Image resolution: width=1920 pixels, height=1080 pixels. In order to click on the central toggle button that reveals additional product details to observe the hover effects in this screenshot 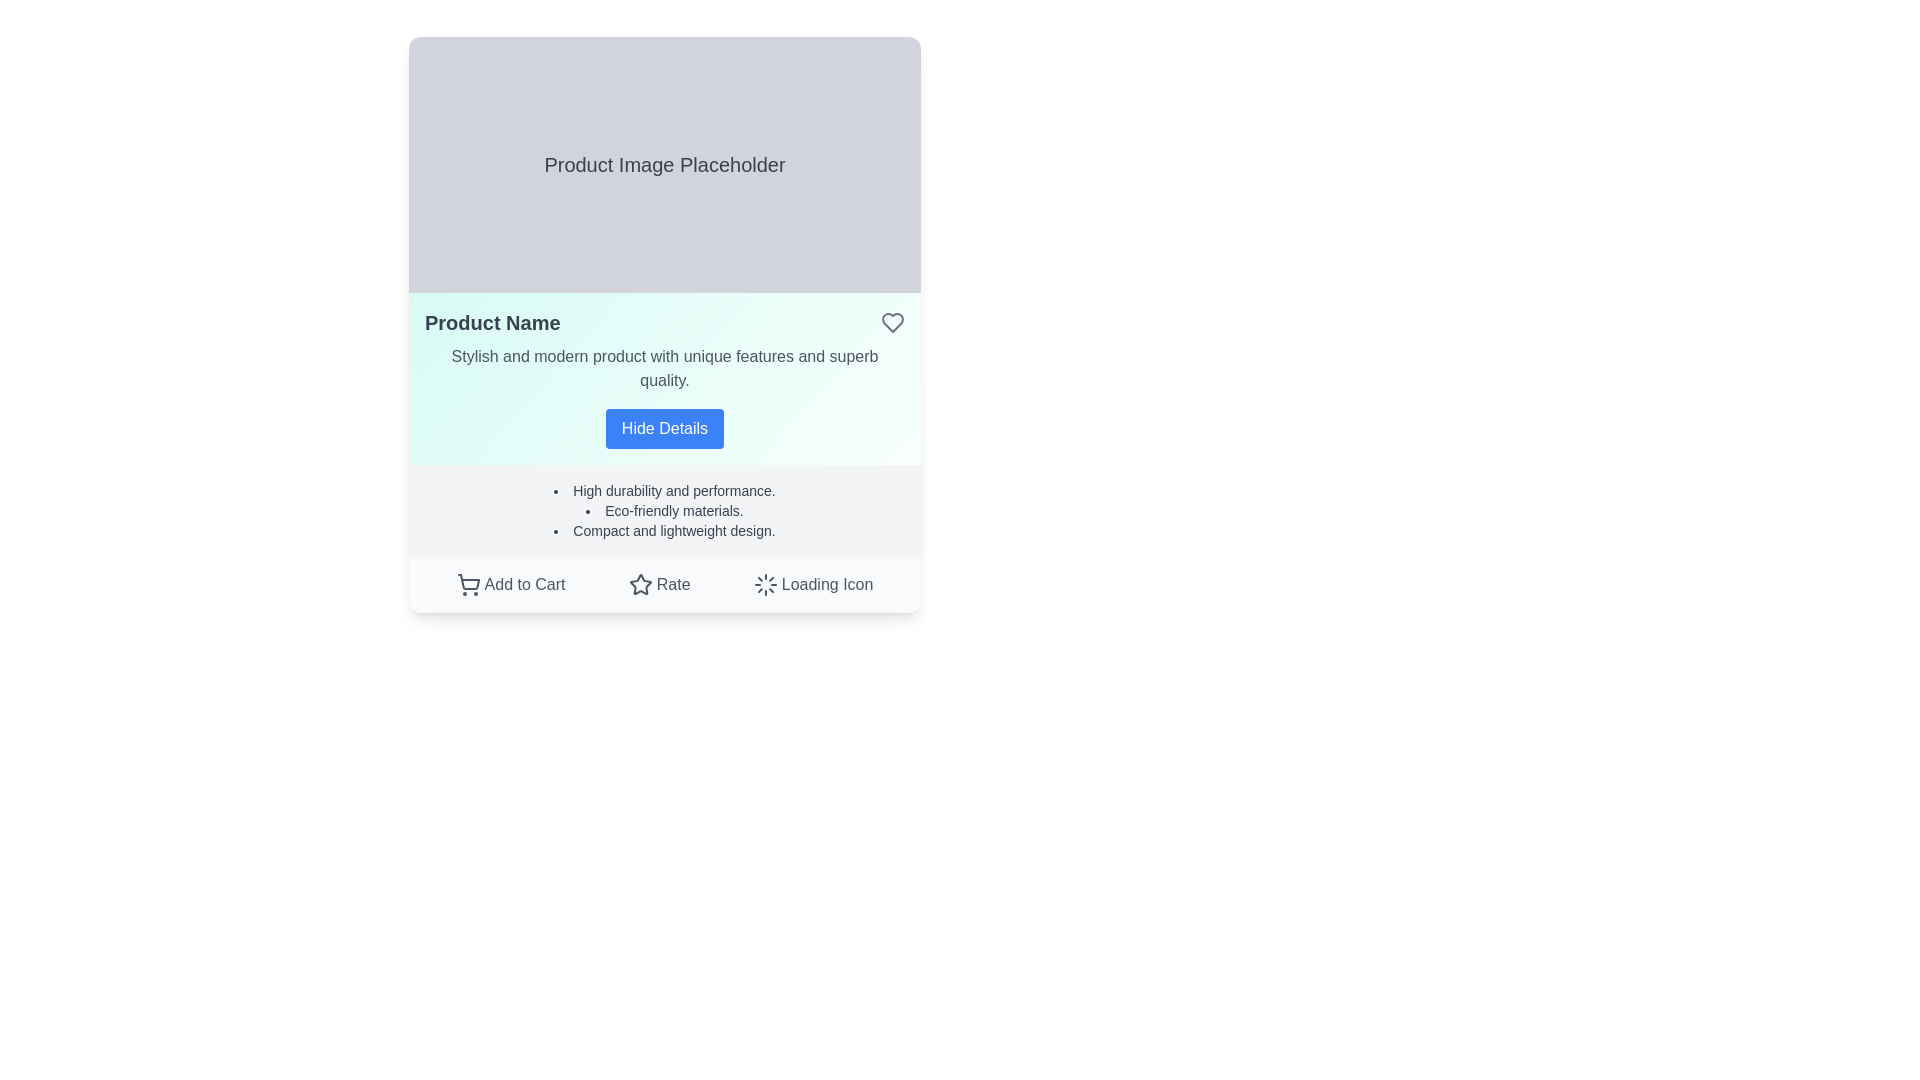, I will do `click(664, 427)`.